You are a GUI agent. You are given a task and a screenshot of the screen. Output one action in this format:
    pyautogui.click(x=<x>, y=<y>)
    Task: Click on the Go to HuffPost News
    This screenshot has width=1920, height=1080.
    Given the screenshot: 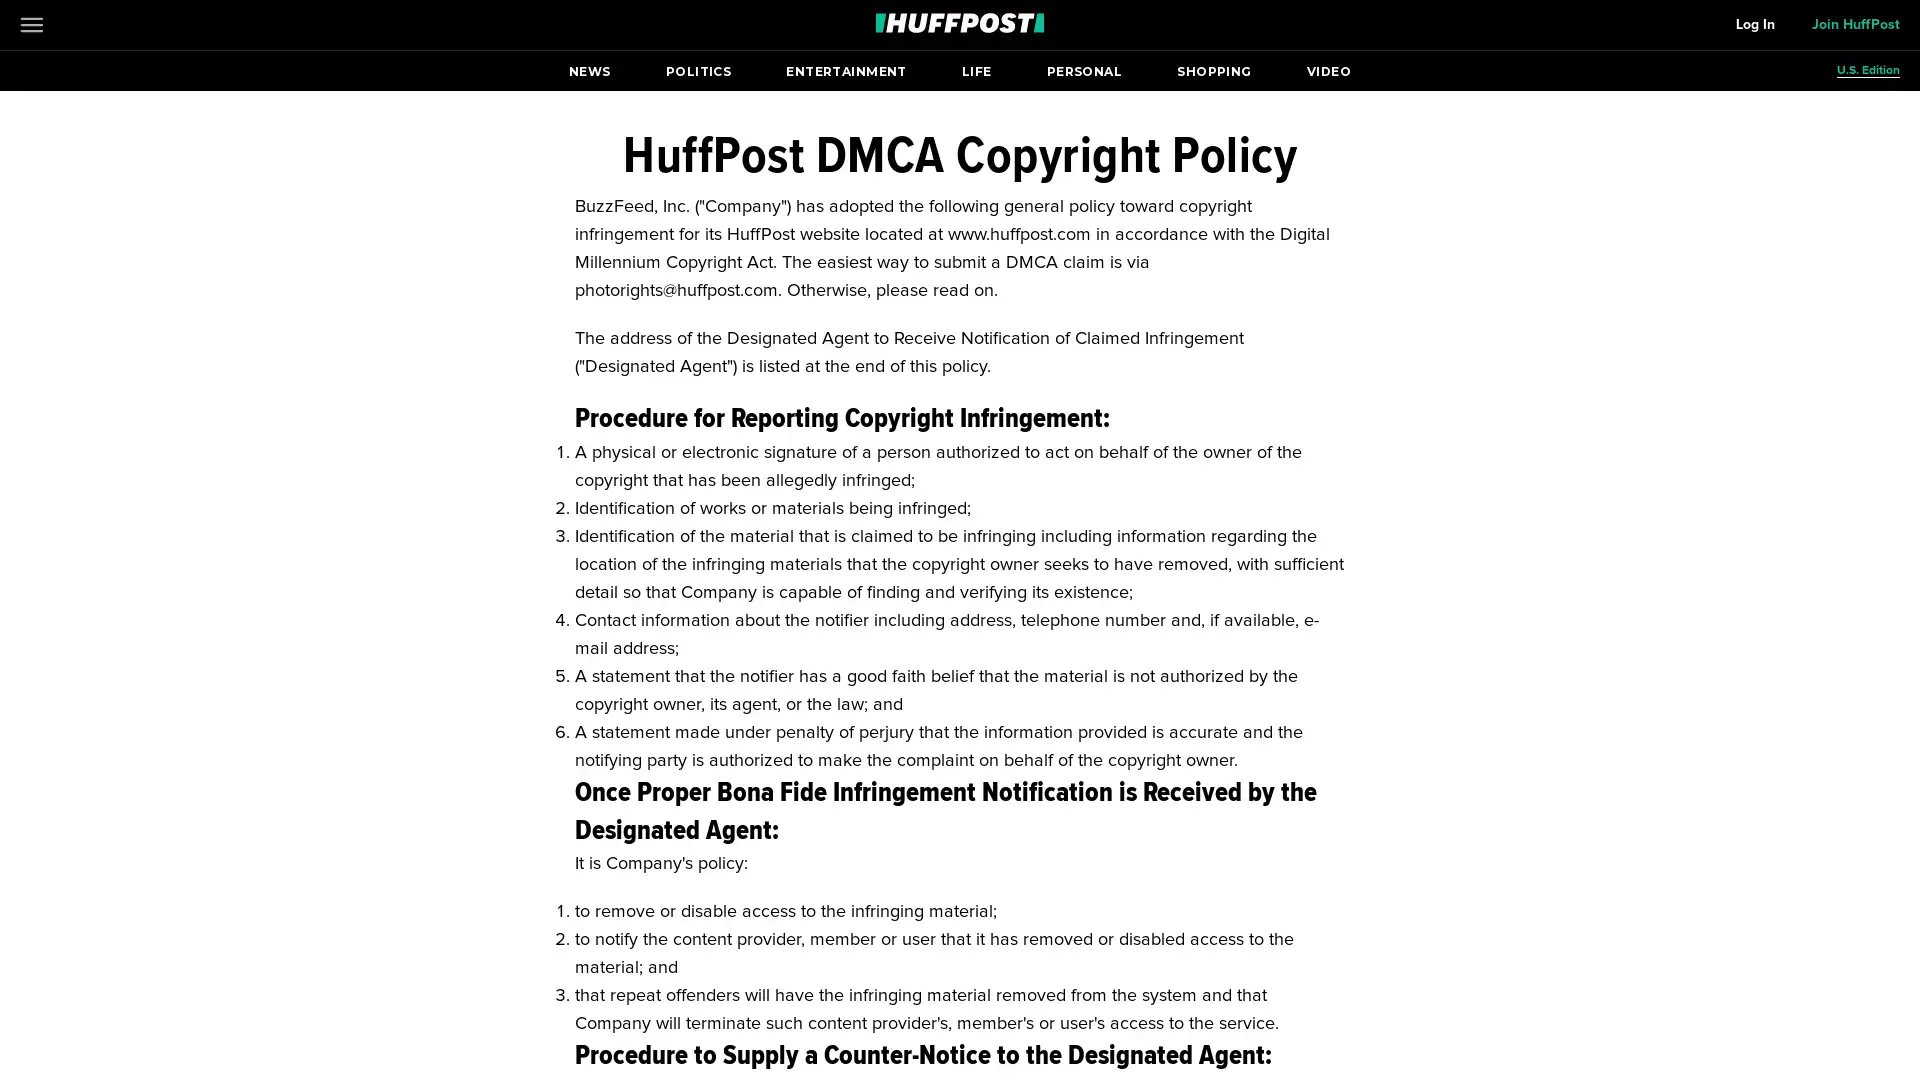 What is the action you would take?
    pyautogui.click(x=960, y=24)
    